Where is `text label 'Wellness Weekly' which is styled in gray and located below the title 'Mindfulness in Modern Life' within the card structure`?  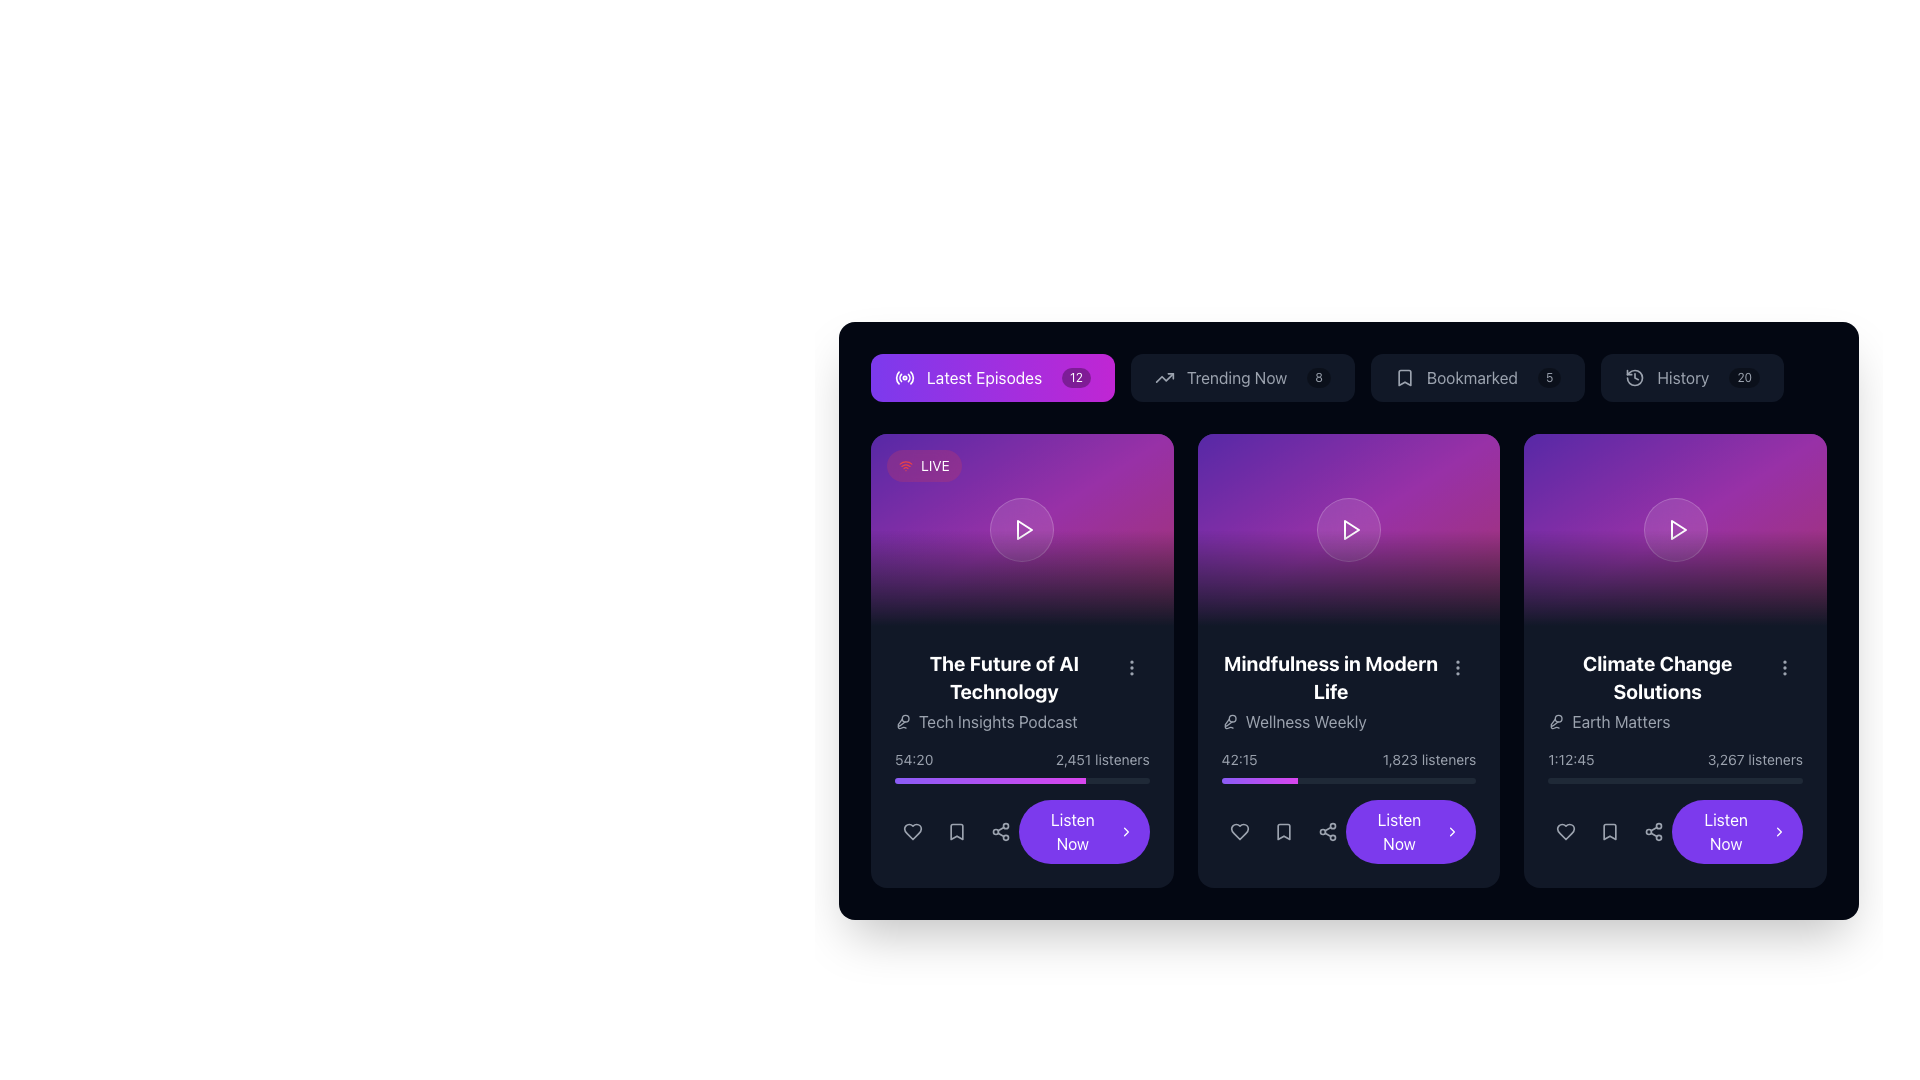
text label 'Wellness Weekly' which is styled in gray and located below the title 'Mindfulness in Modern Life' within the card structure is located at coordinates (1330, 721).